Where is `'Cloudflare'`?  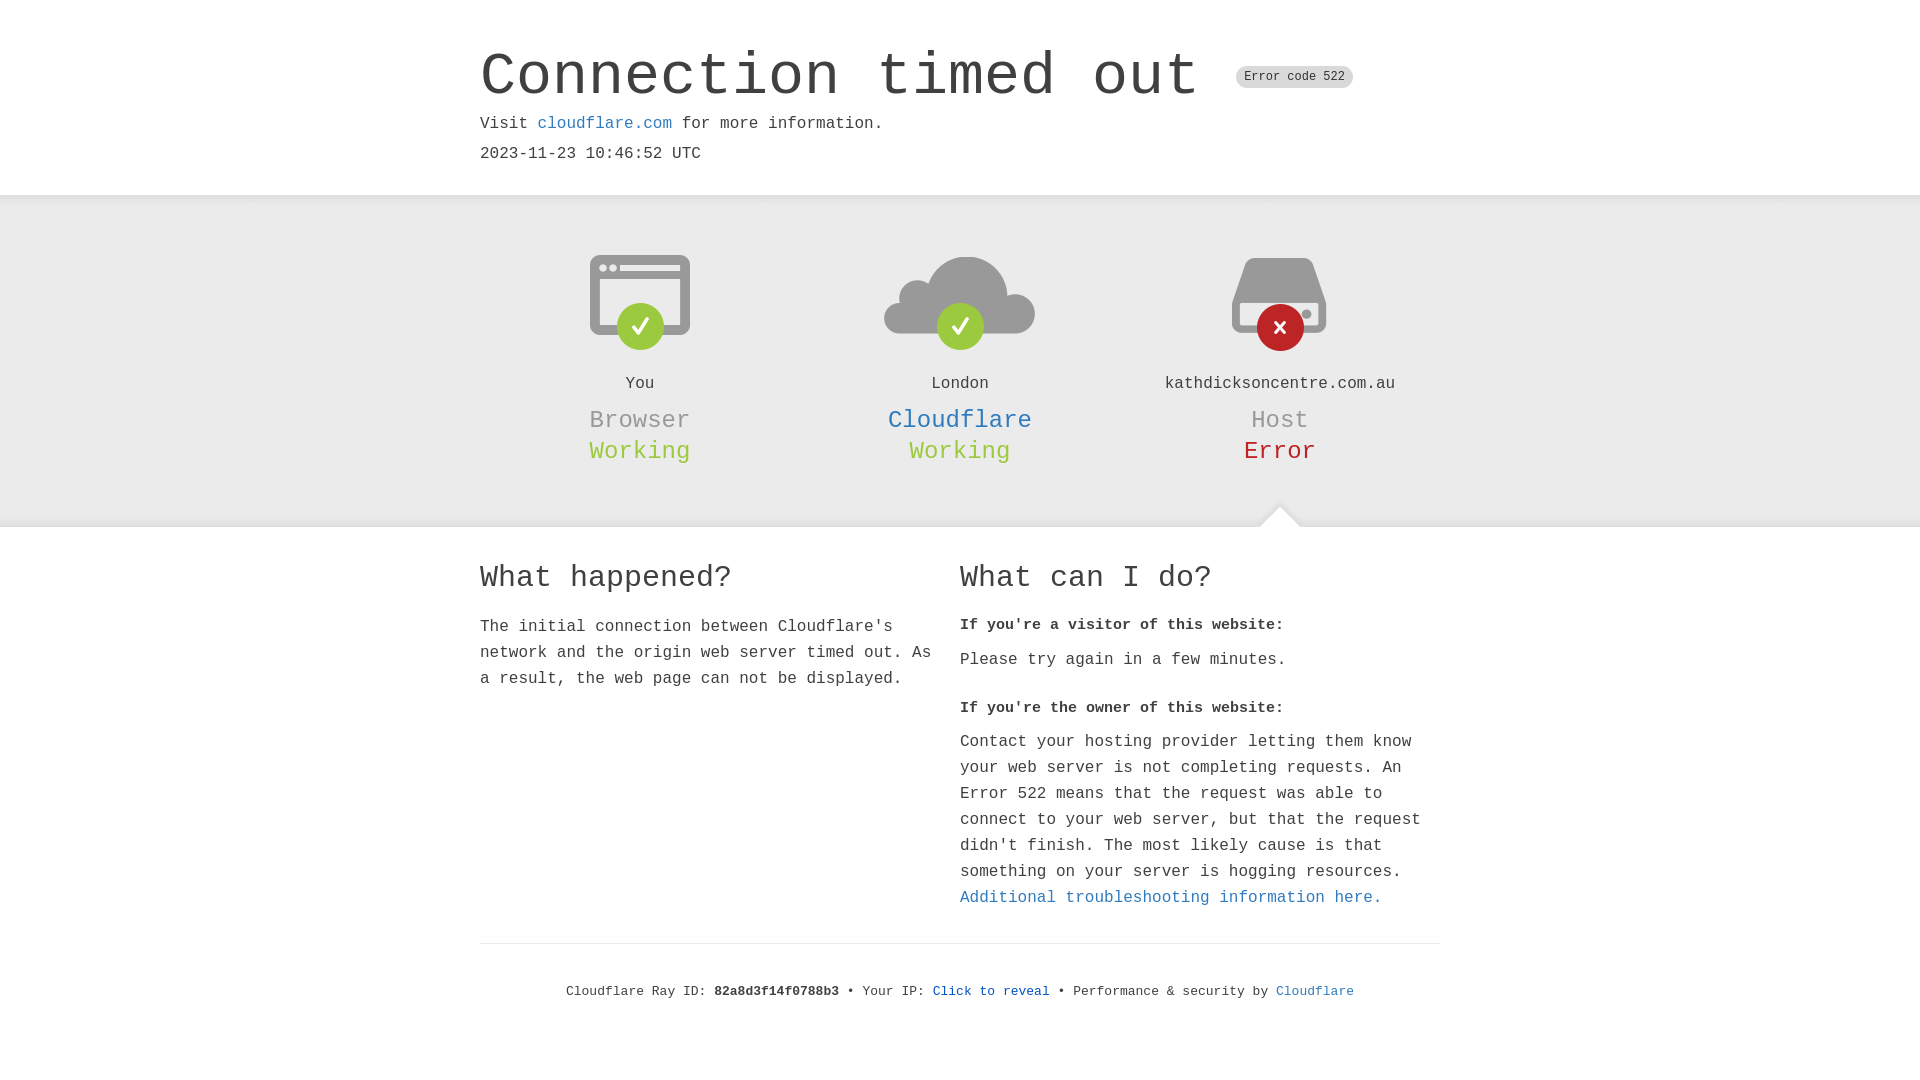
'Cloudflare' is located at coordinates (1315, 991).